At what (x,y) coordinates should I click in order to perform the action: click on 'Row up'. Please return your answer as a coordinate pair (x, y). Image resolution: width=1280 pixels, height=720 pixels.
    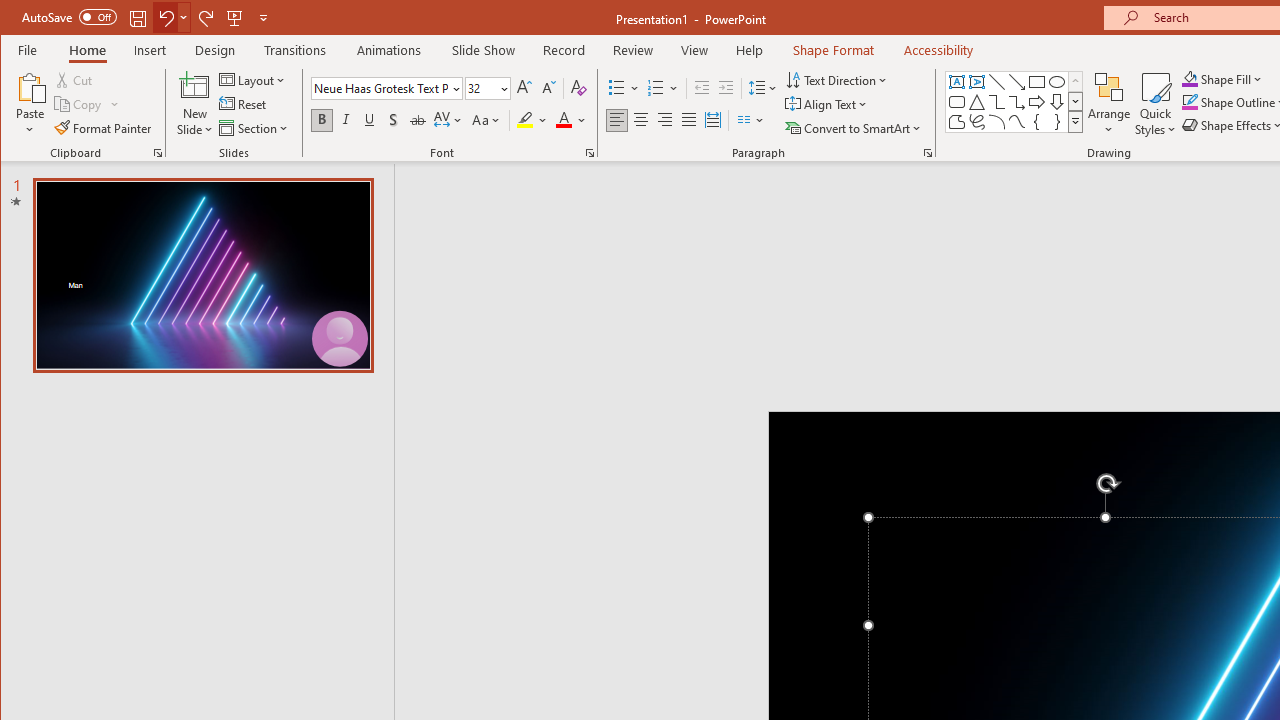
    Looking at the image, I should click on (1074, 80).